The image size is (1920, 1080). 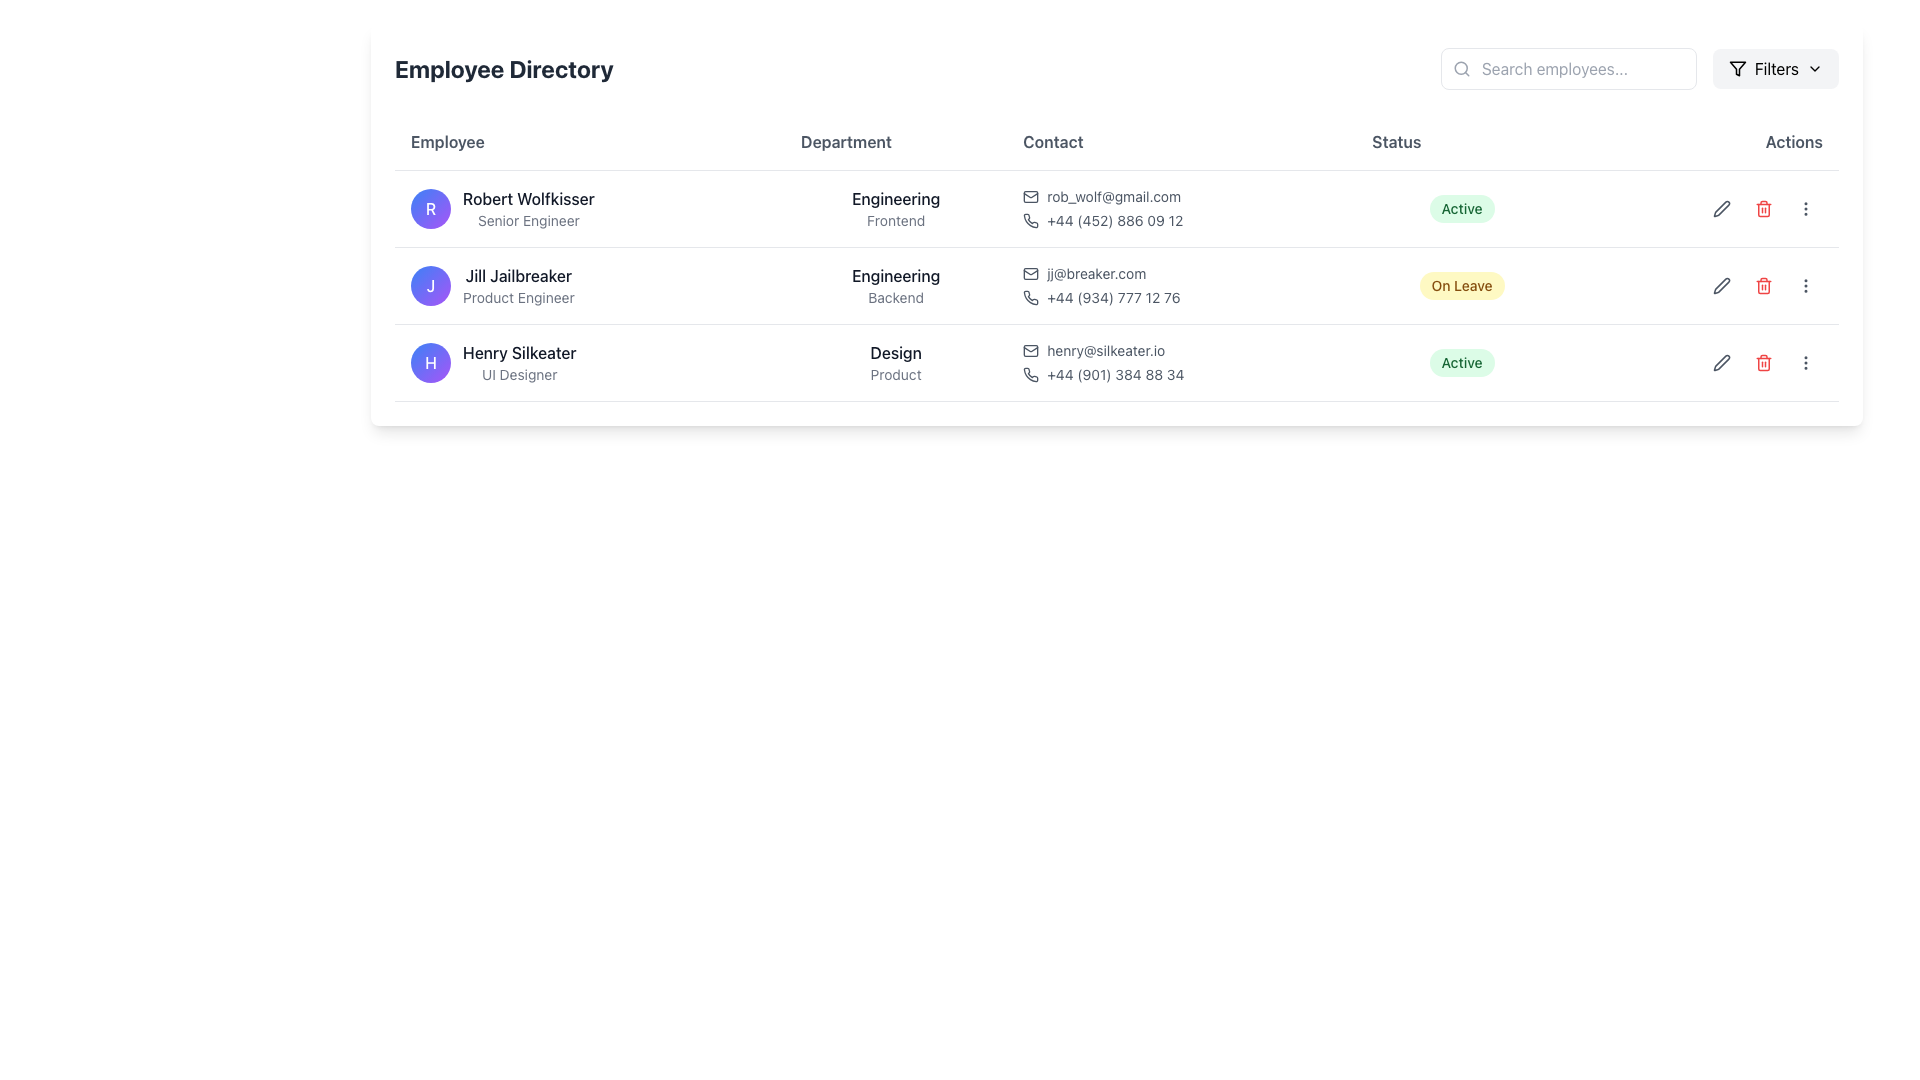 What do you see at coordinates (1031, 273) in the screenshot?
I see `the email icon located to the left of the text 'jj@breaker.com' in the Contact column of the second entry in the Employee Directory table` at bounding box center [1031, 273].